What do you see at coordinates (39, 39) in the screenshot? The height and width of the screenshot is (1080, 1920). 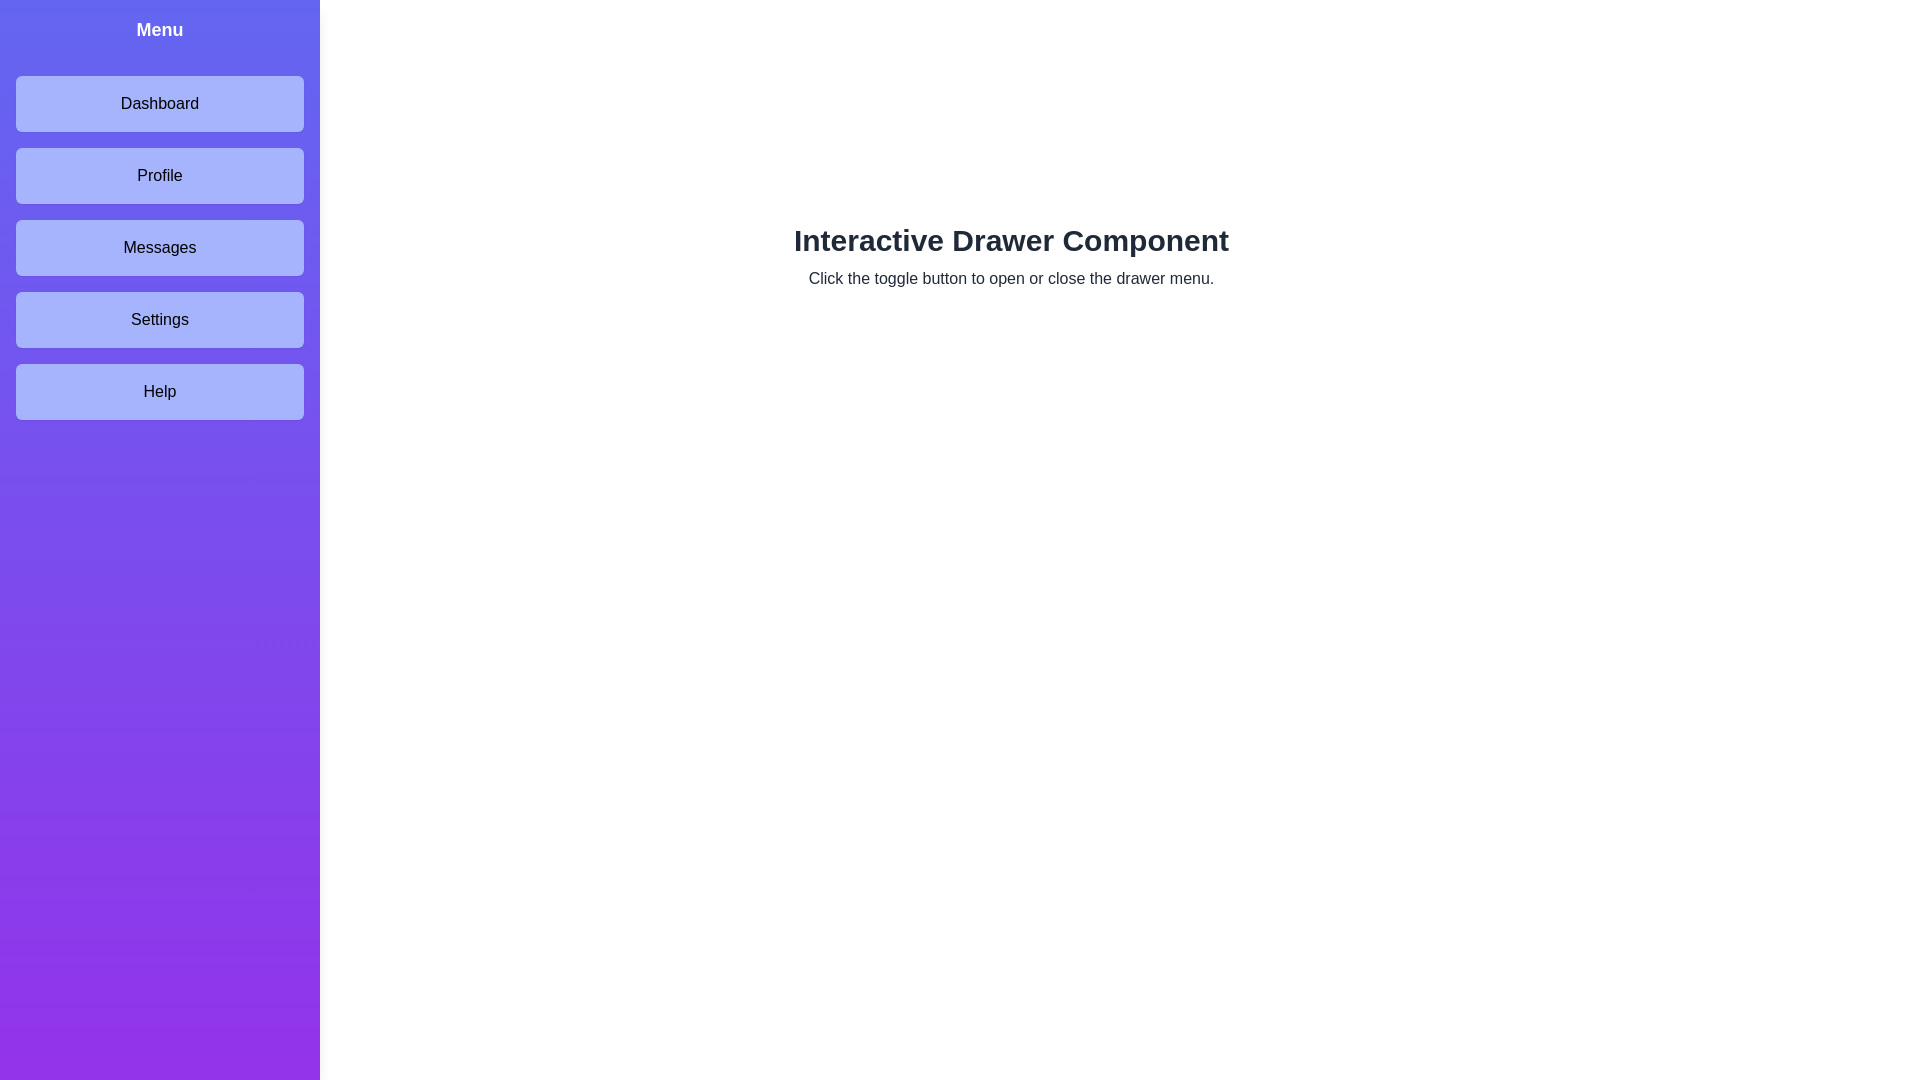 I see `the toggle button to toggle the drawer state` at bounding box center [39, 39].